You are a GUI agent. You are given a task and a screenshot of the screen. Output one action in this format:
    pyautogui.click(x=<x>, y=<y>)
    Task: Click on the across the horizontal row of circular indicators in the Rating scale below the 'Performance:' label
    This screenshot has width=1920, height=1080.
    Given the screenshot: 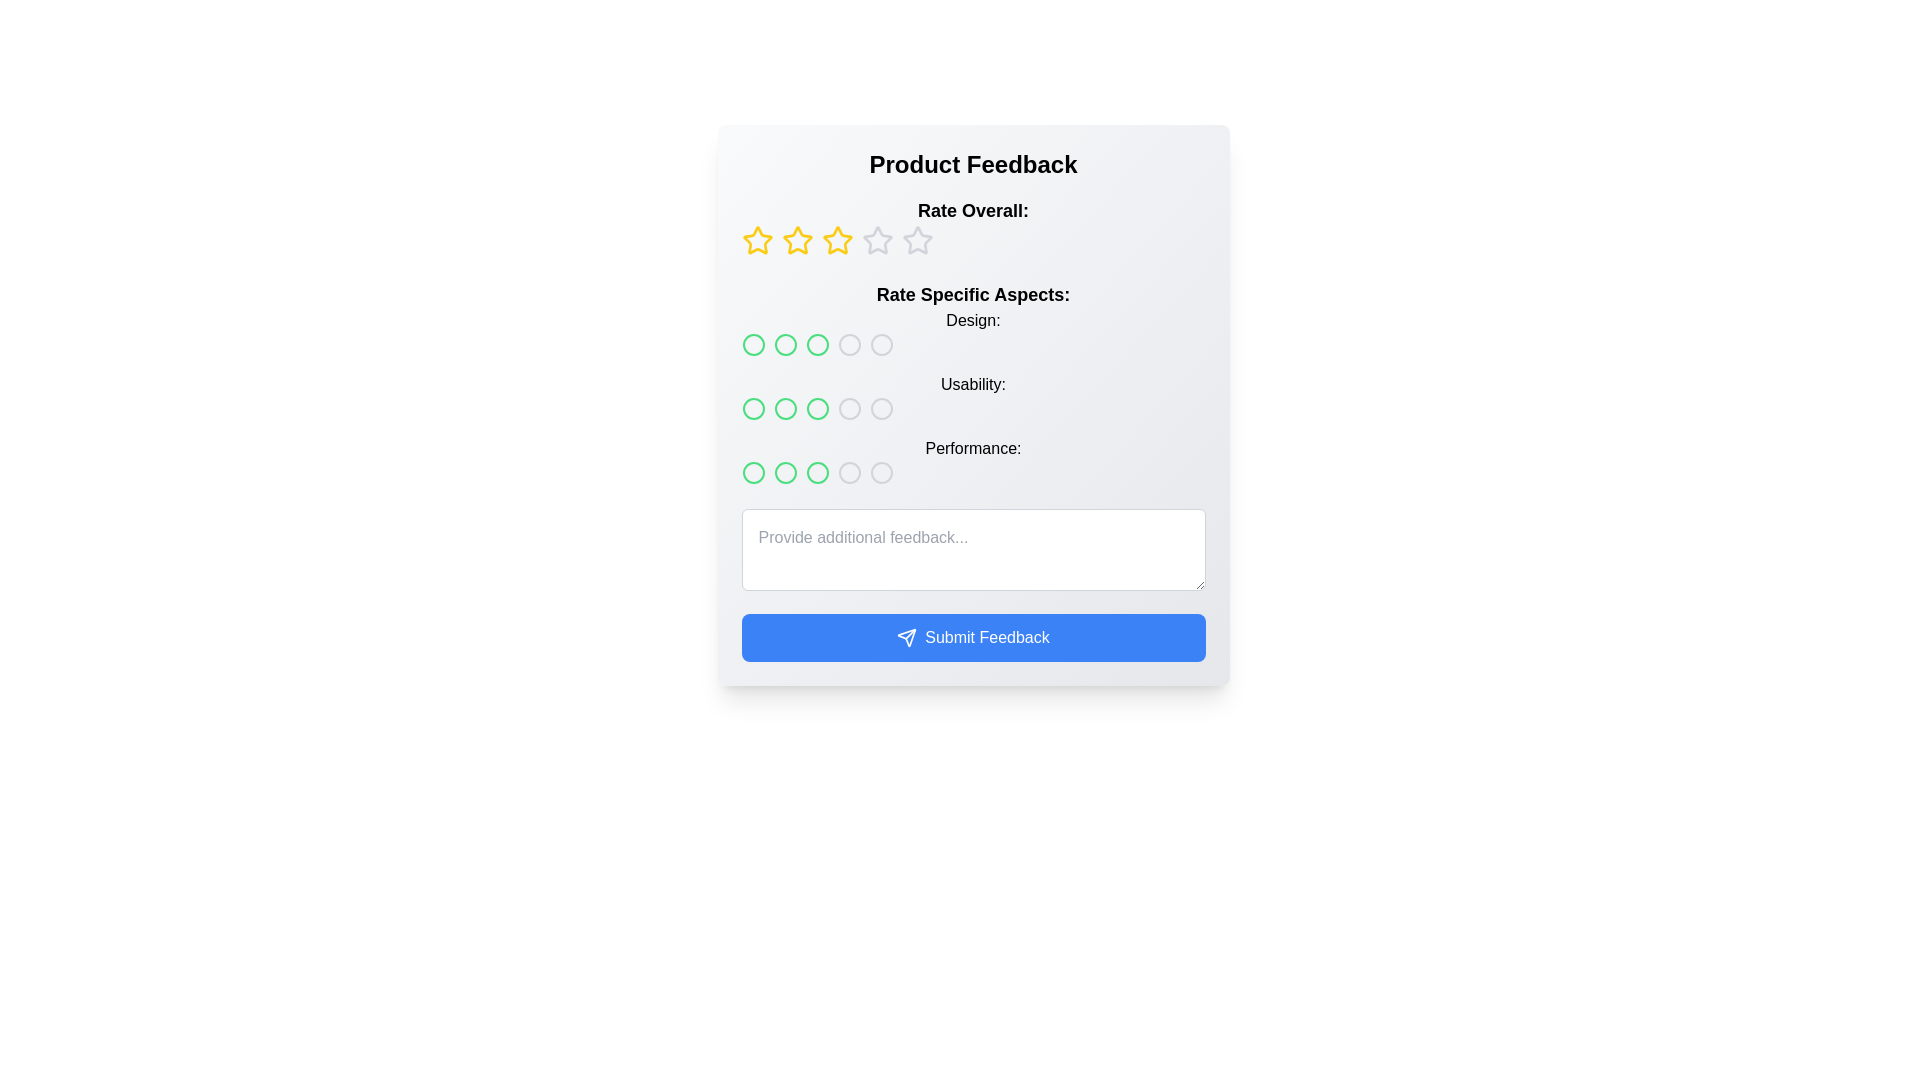 What is the action you would take?
    pyautogui.click(x=973, y=473)
    